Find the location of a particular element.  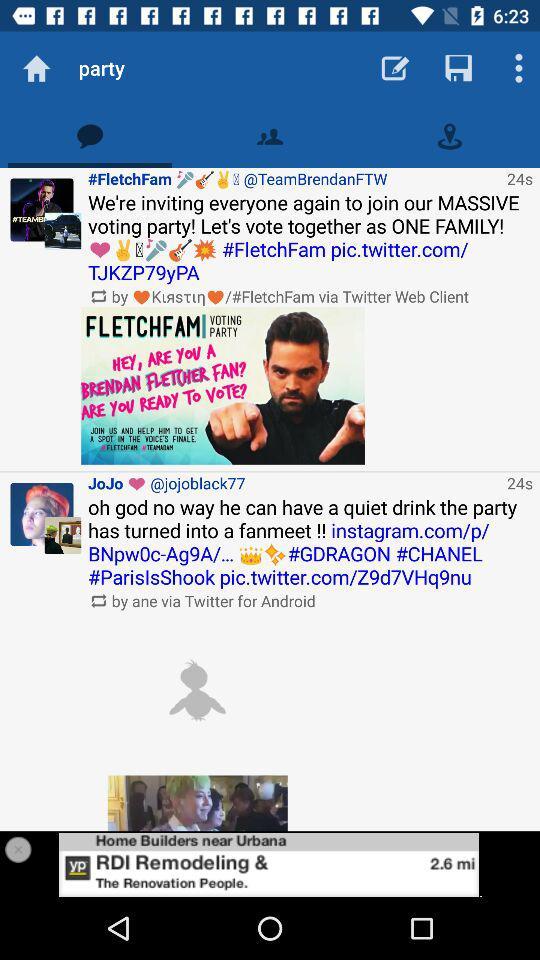

open the image is located at coordinates (197, 690).